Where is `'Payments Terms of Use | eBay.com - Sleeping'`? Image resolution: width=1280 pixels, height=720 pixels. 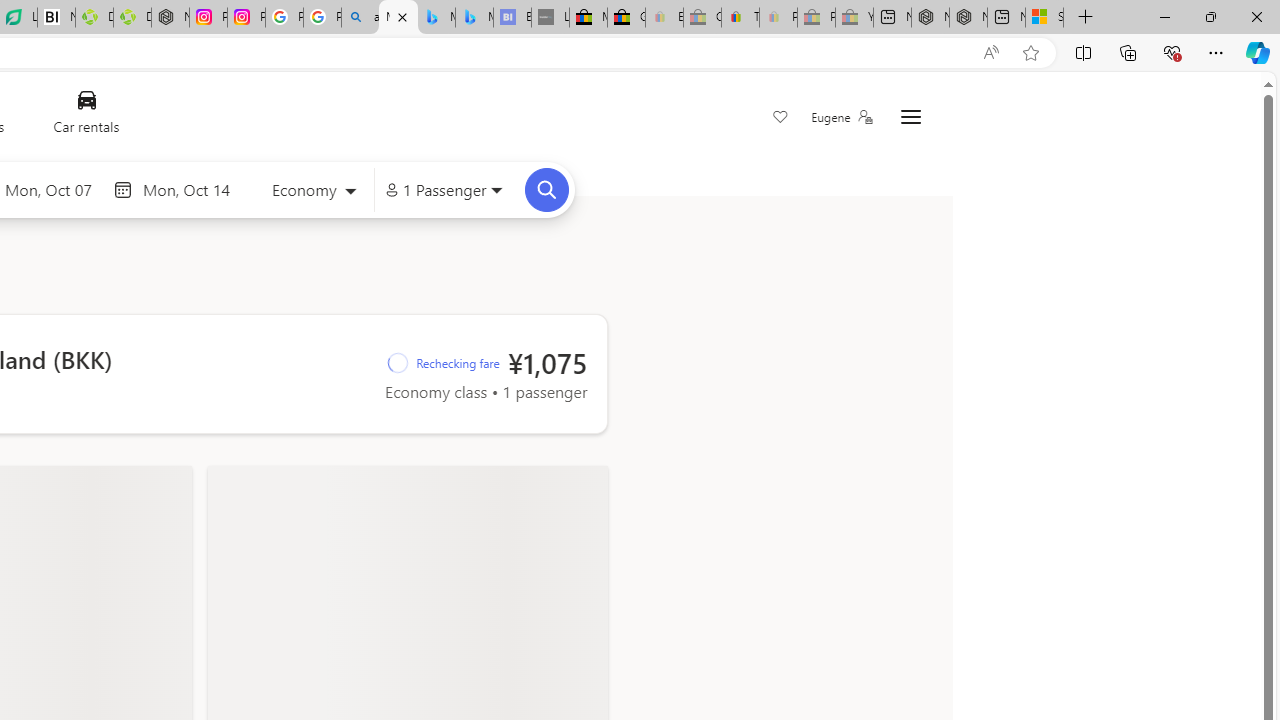 'Payments Terms of Use | eBay.com - Sleeping' is located at coordinates (777, 17).